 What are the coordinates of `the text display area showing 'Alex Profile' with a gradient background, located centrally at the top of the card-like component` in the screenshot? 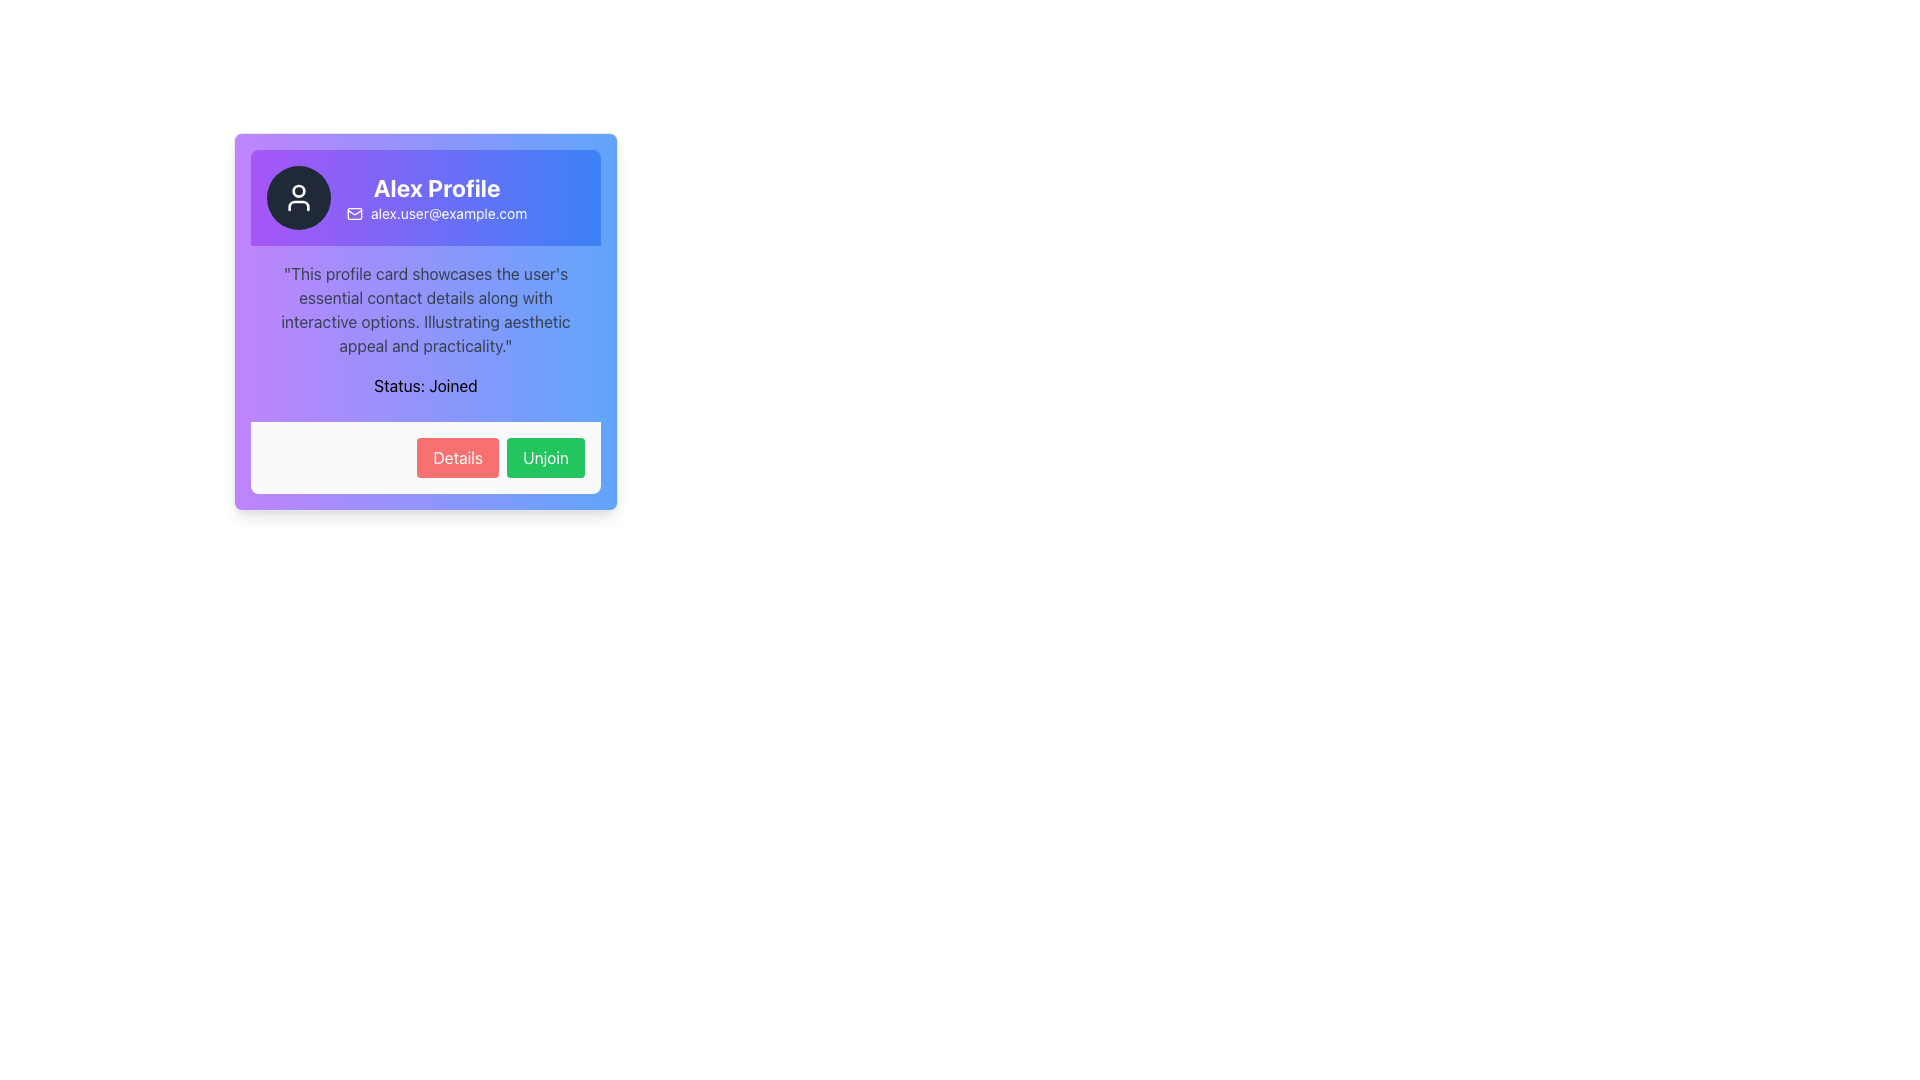 It's located at (436, 197).